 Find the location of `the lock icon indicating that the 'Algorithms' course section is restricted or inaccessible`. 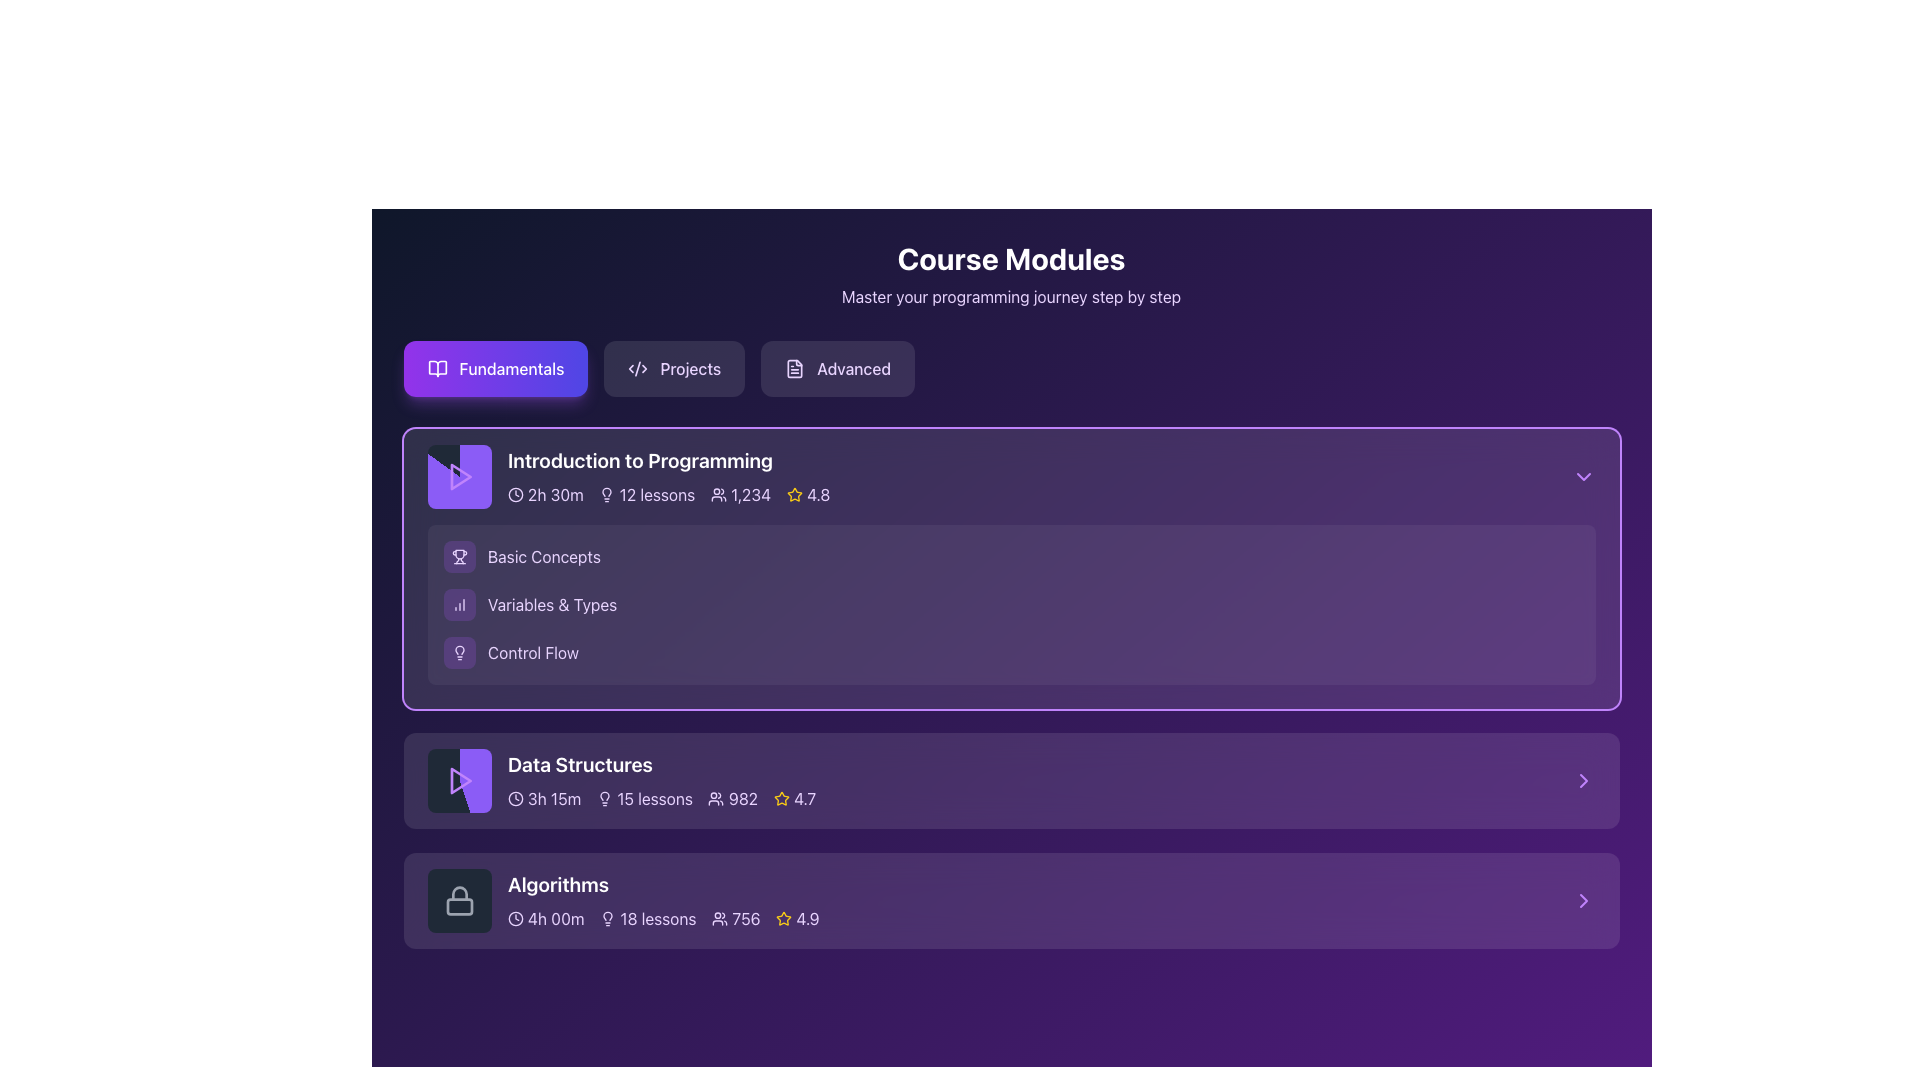

the lock icon indicating that the 'Algorithms' course section is restricted or inaccessible is located at coordinates (458, 901).